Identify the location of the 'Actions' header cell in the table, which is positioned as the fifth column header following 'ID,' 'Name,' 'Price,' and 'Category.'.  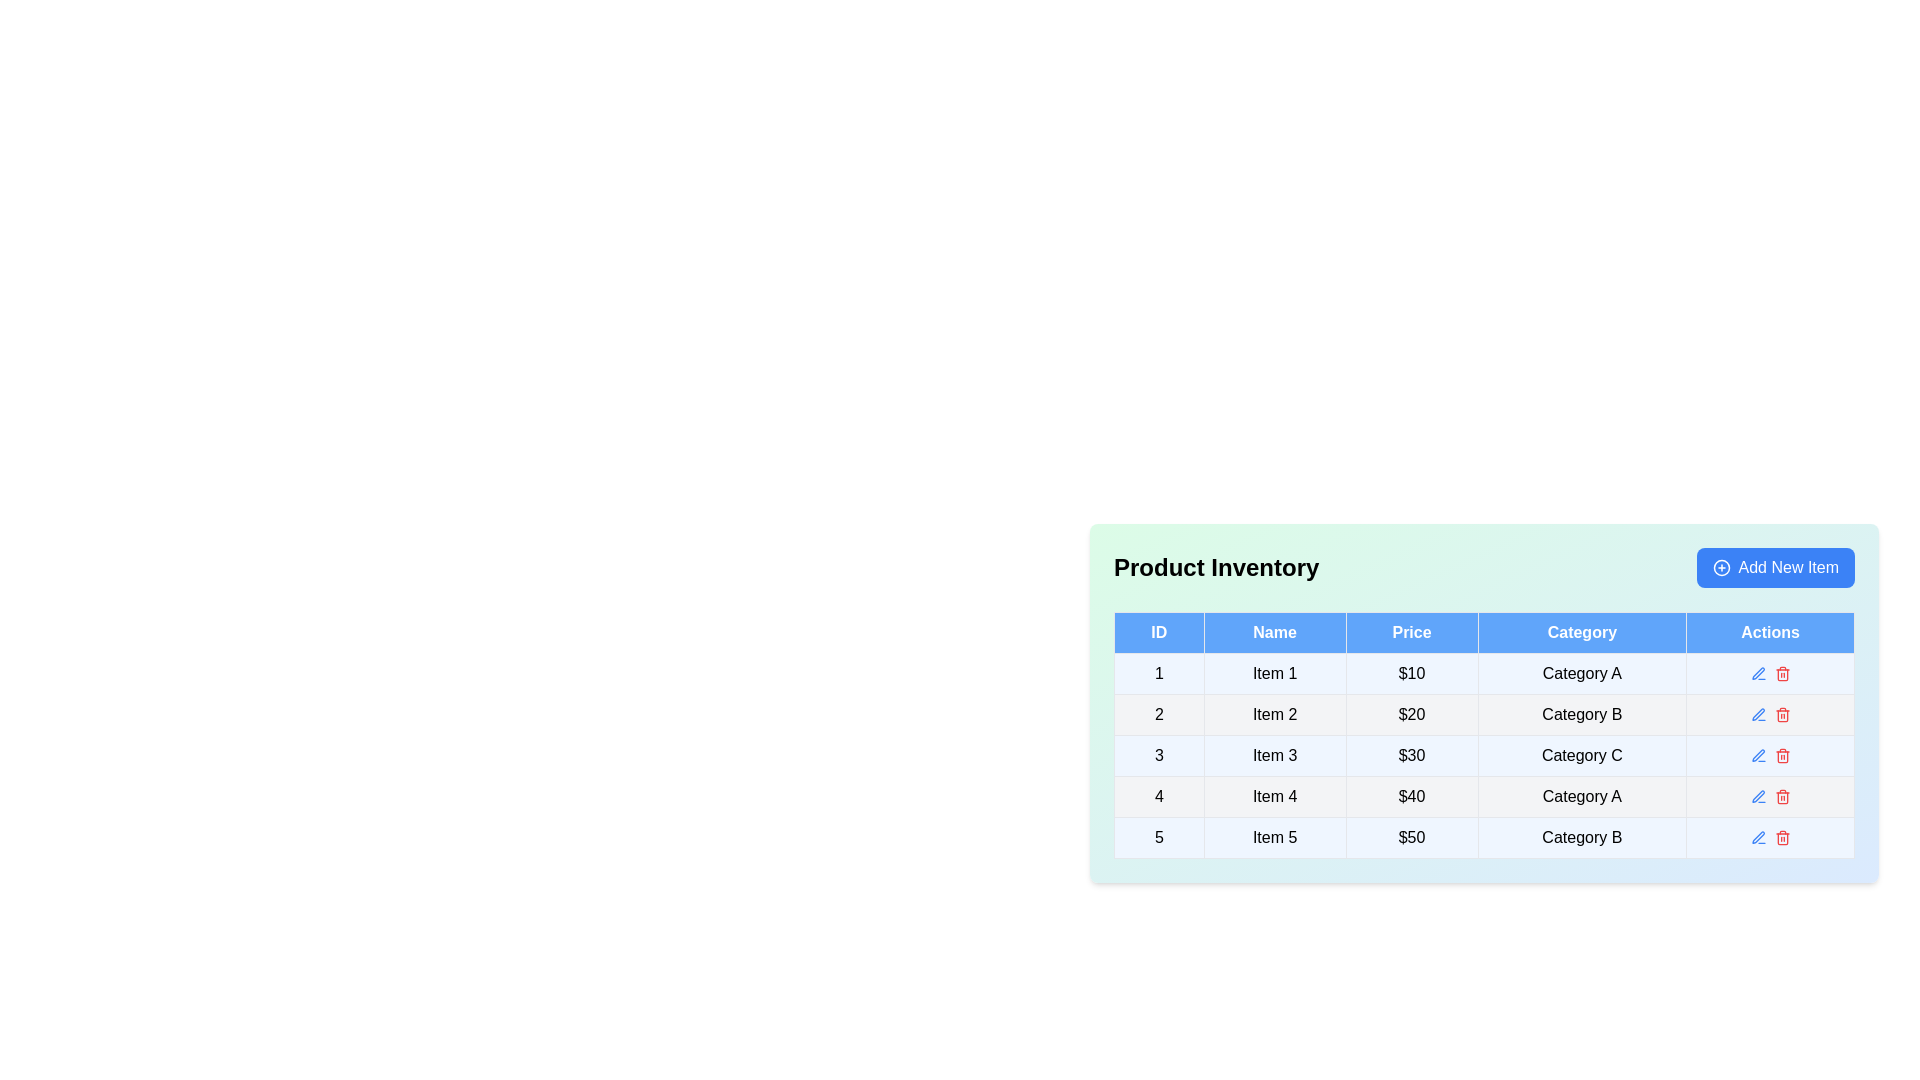
(1770, 632).